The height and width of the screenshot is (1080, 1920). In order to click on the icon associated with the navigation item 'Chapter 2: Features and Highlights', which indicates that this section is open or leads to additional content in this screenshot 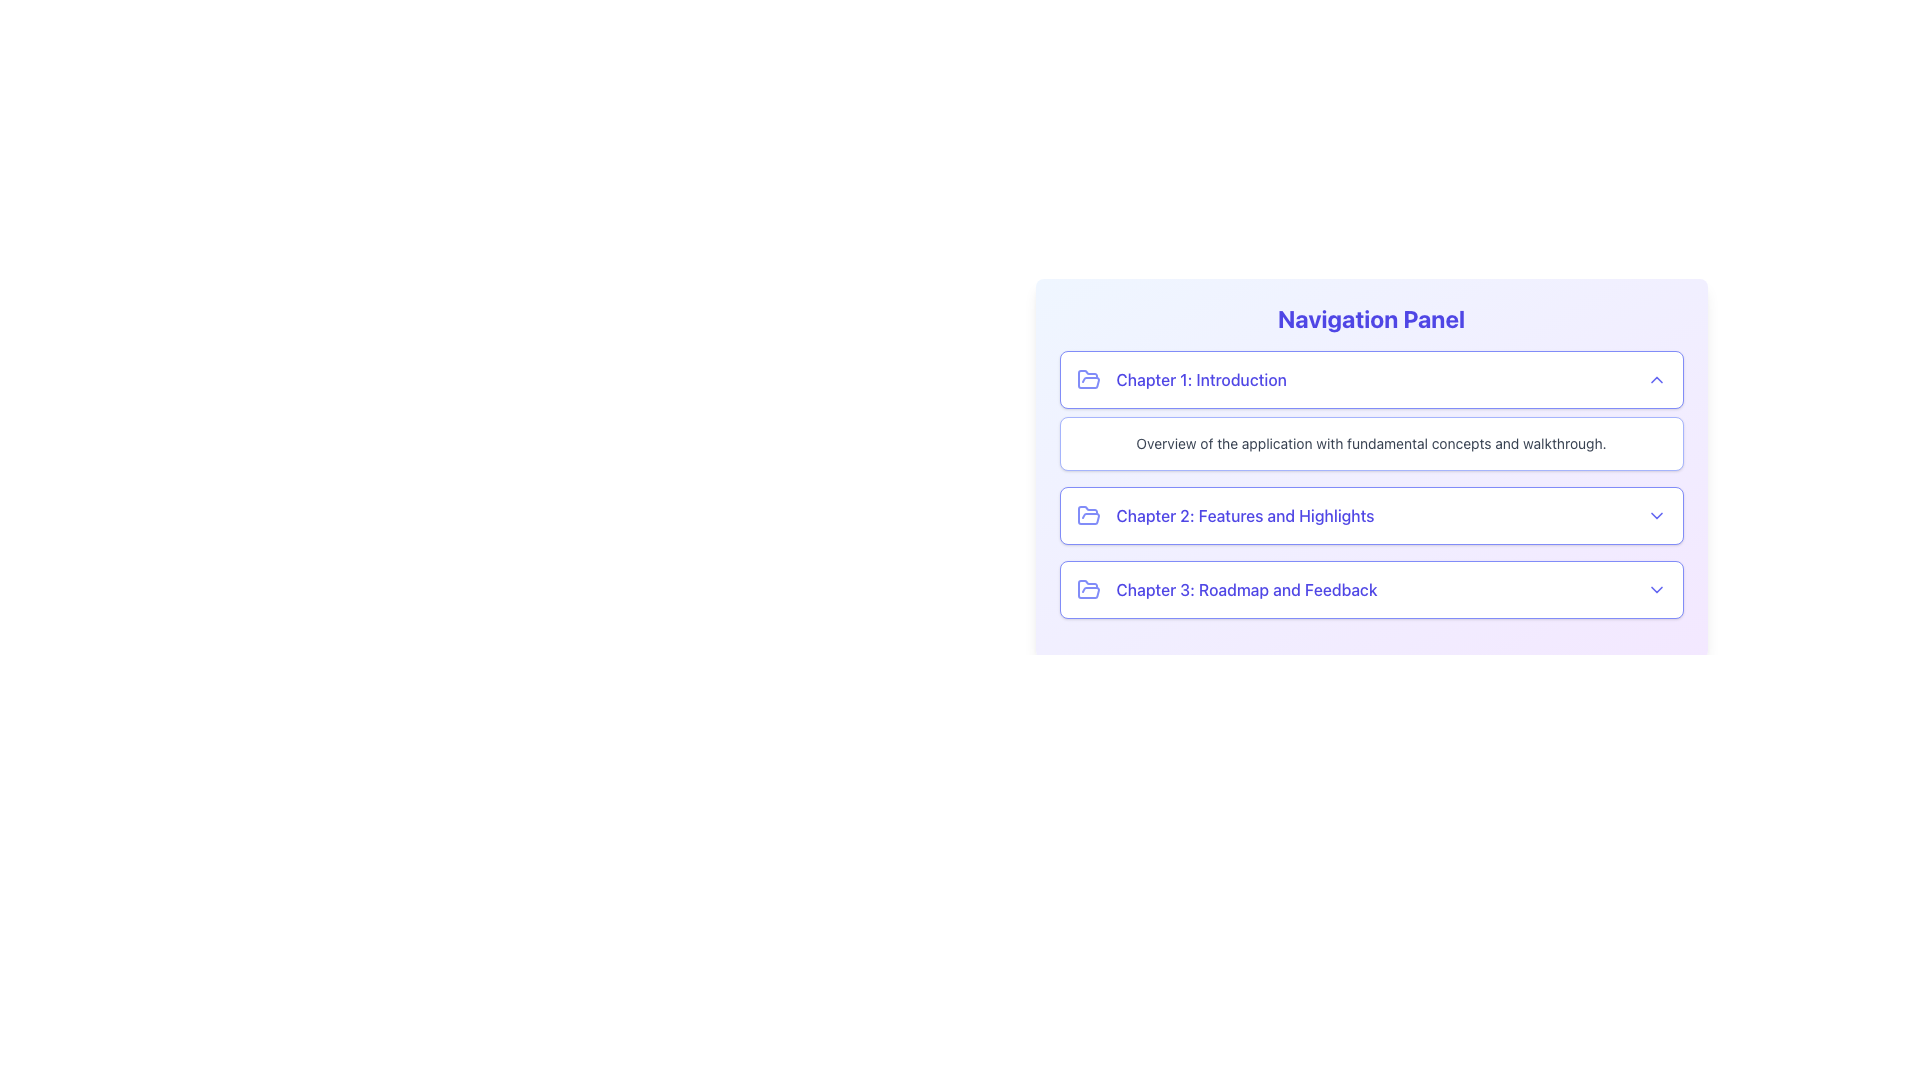, I will do `click(1087, 515)`.